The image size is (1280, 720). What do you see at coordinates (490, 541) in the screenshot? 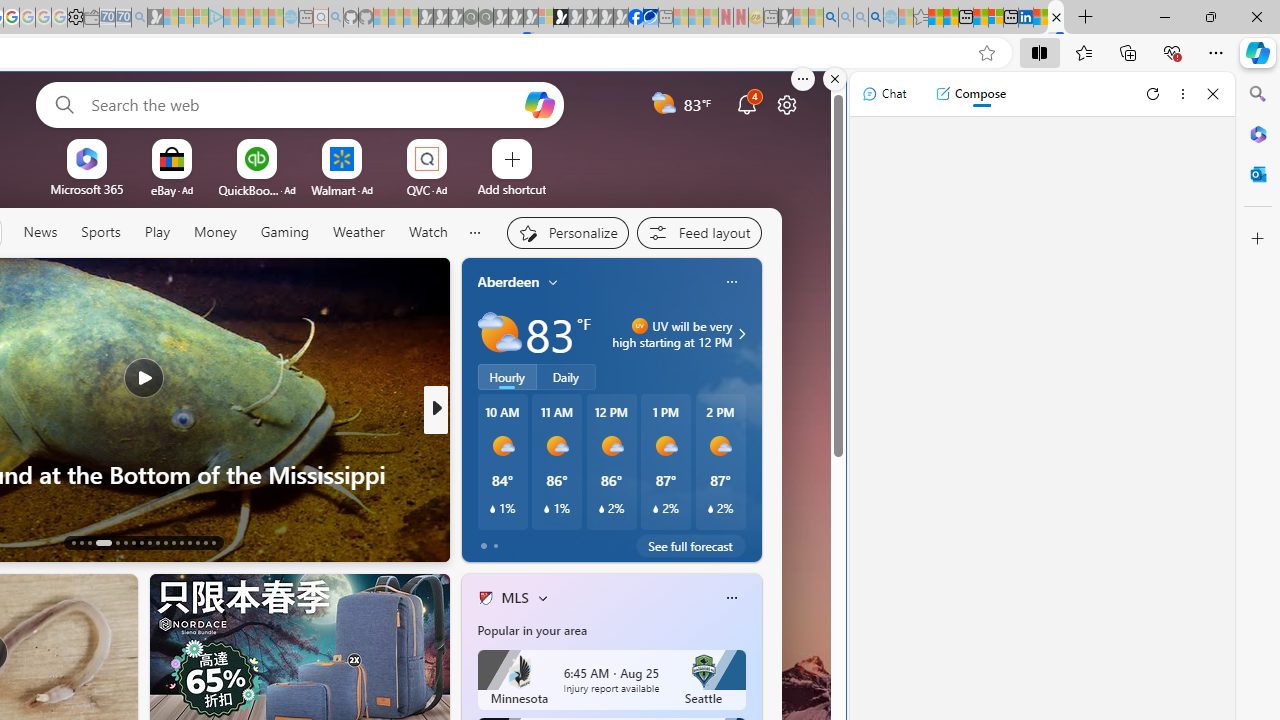
I see `'207 Like'` at bounding box center [490, 541].